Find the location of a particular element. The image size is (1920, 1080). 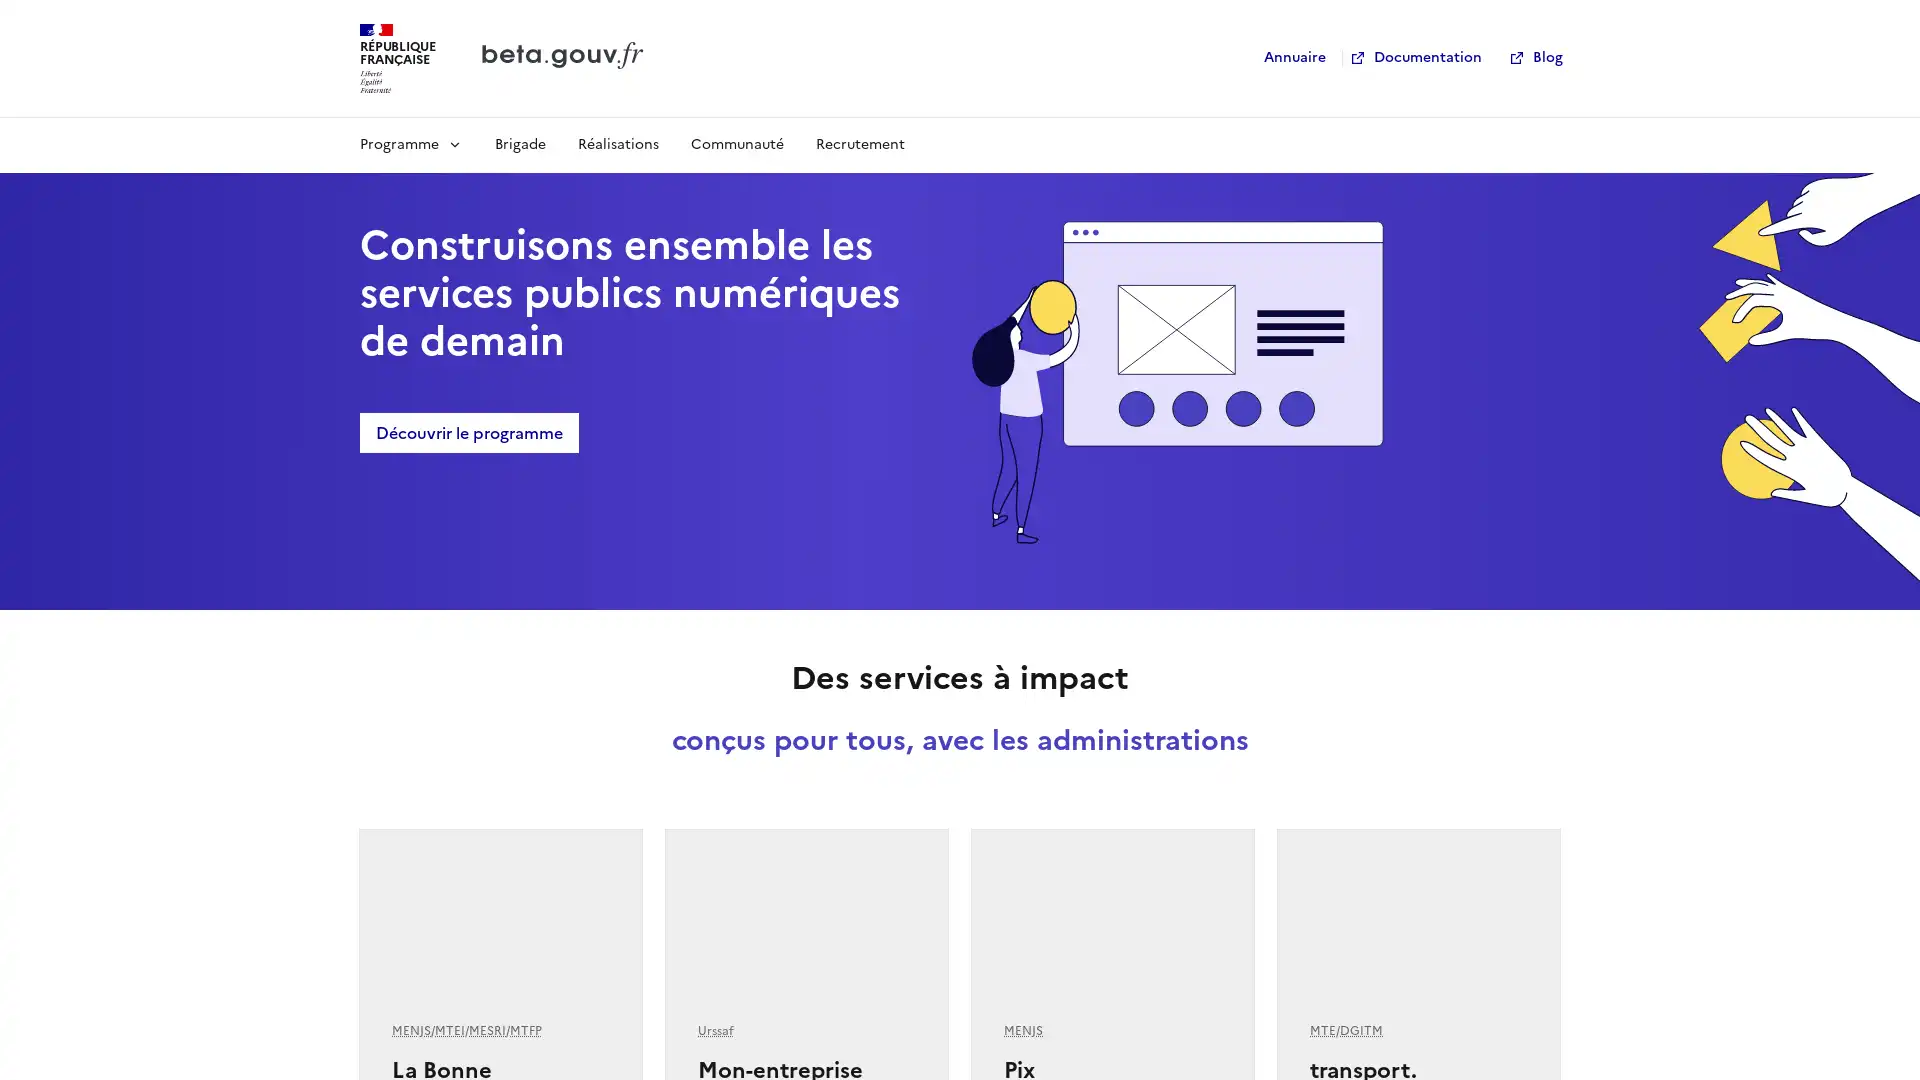

Programme is located at coordinates (410, 142).